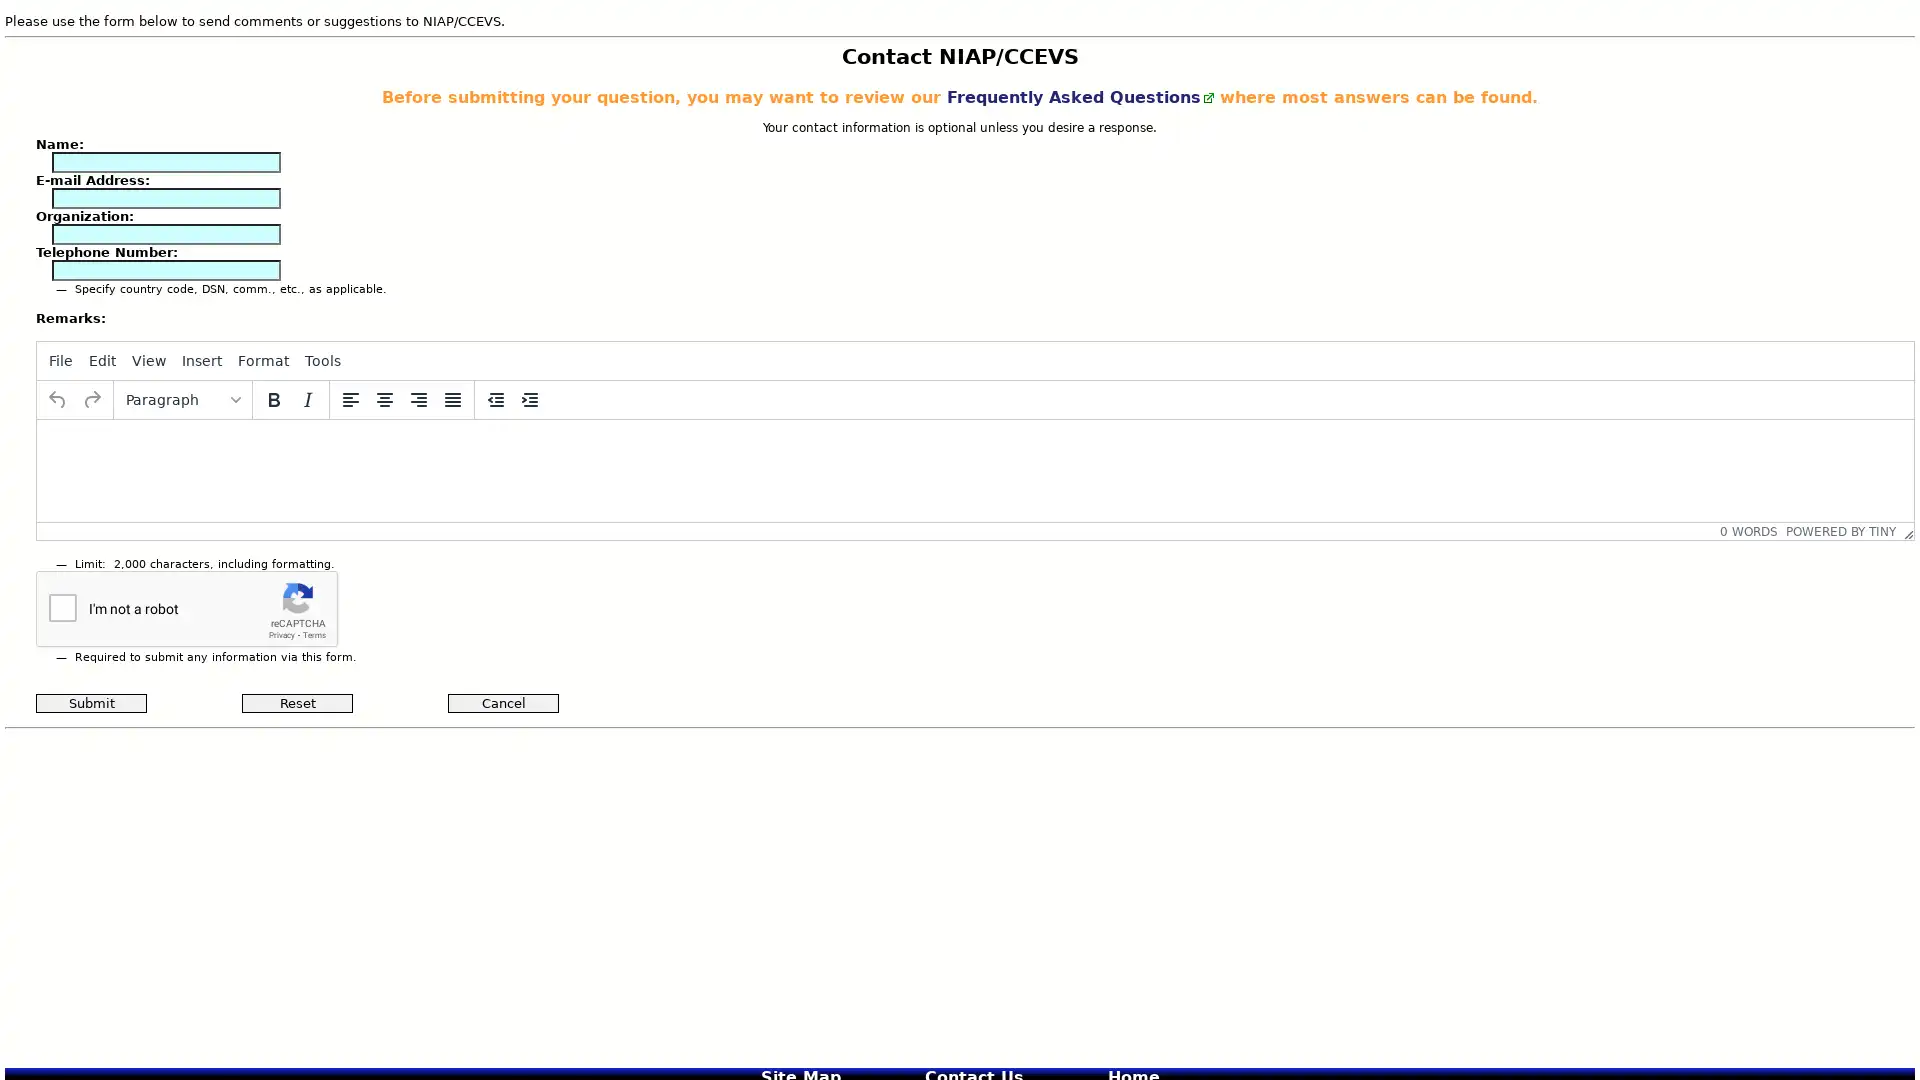 This screenshot has width=1920, height=1080. What do you see at coordinates (350, 400) in the screenshot?
I see `Align left` at bounding box center [350, 400].